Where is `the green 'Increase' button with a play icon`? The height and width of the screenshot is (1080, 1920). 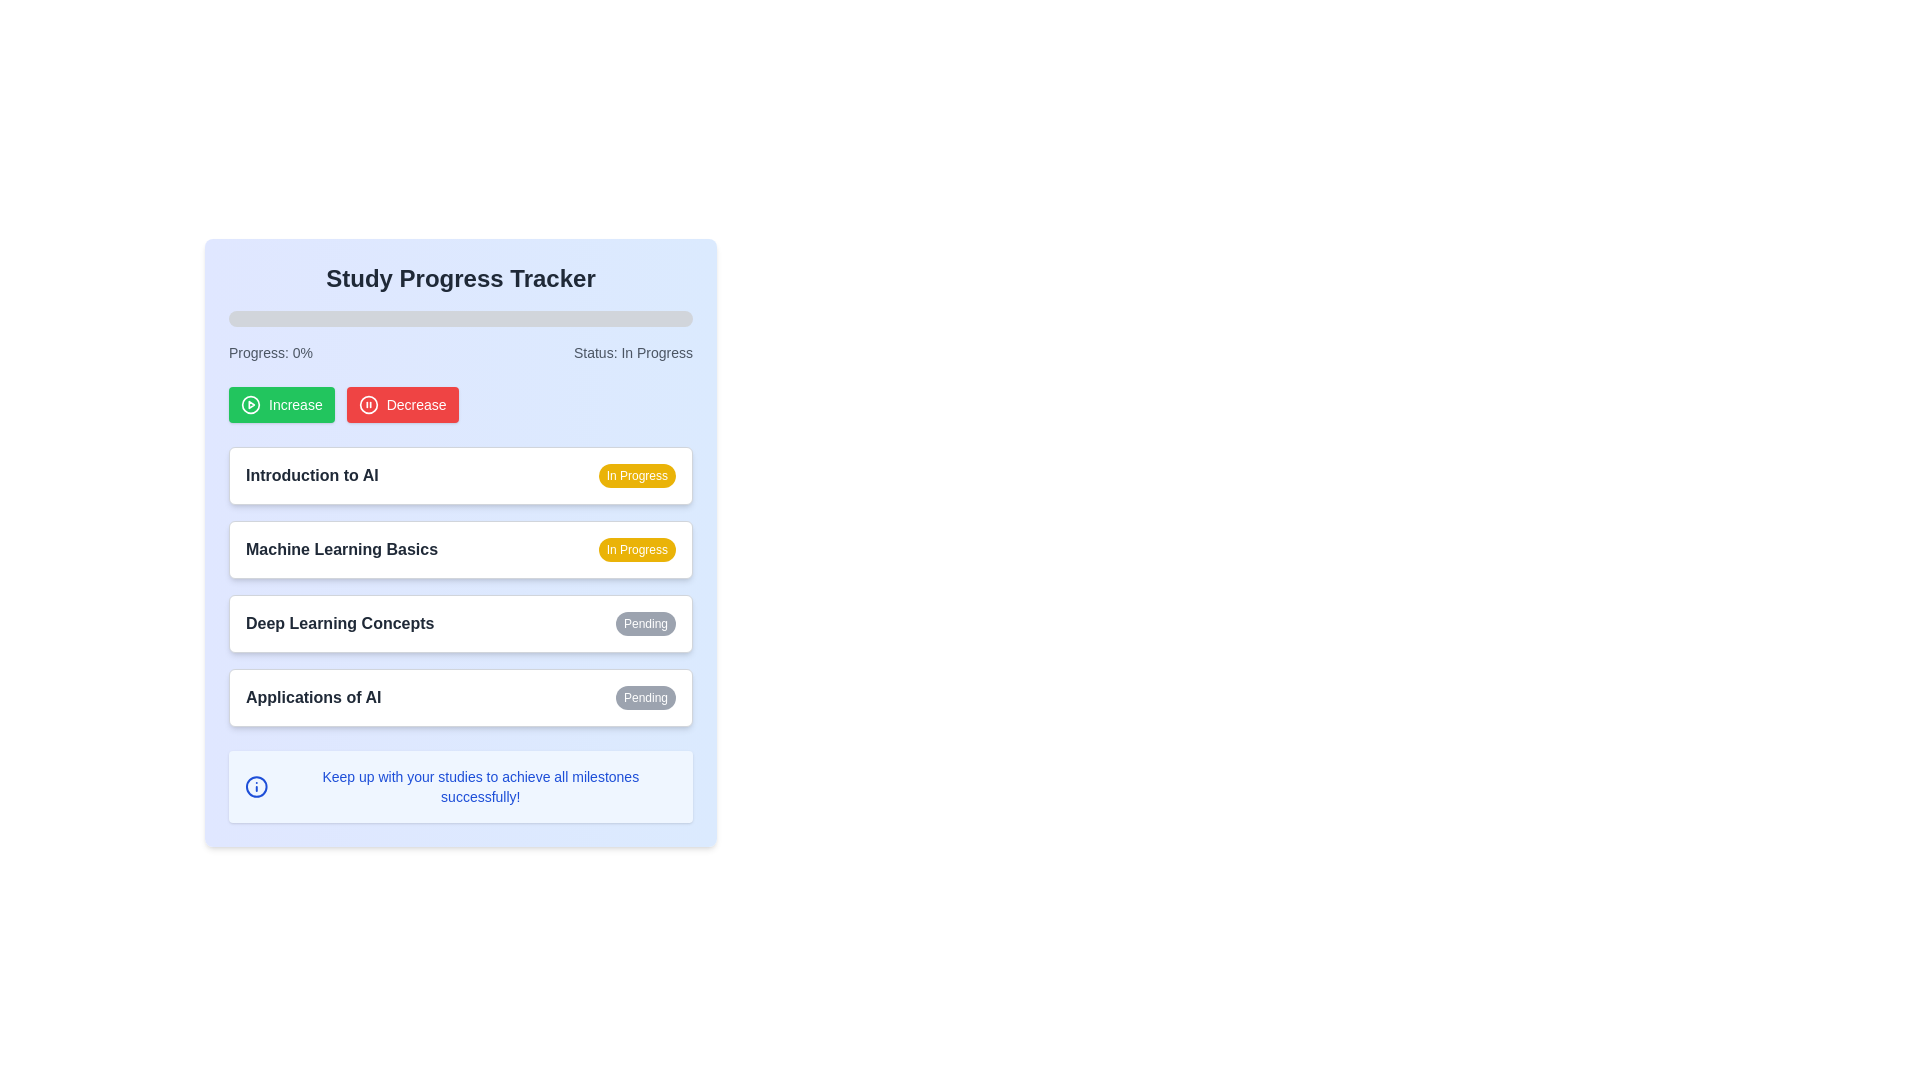 the green 'Increase' button with a play icon is located at coordinates (280, 405).